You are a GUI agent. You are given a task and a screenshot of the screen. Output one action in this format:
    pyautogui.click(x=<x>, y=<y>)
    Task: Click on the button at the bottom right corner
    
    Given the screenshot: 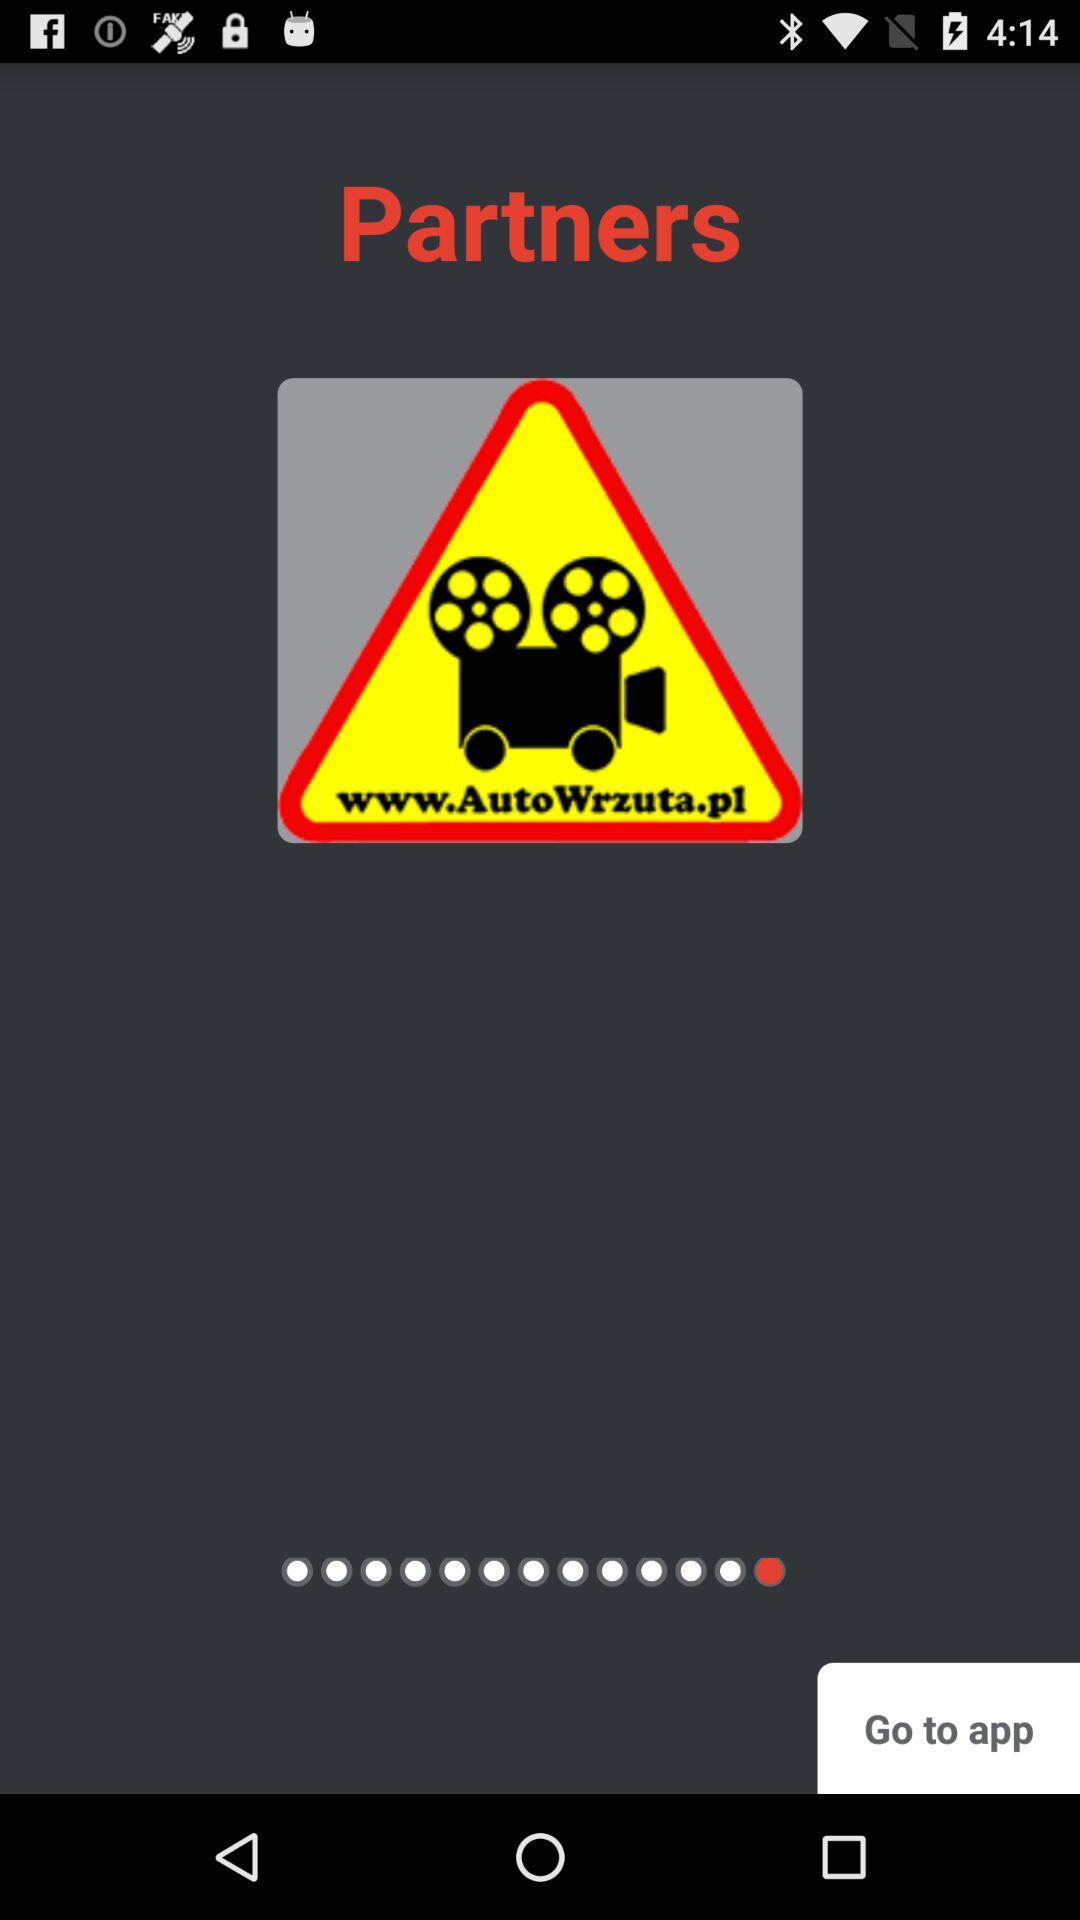 What is the action you would take?
    pyautogui.click(x=947, y=1727)
    